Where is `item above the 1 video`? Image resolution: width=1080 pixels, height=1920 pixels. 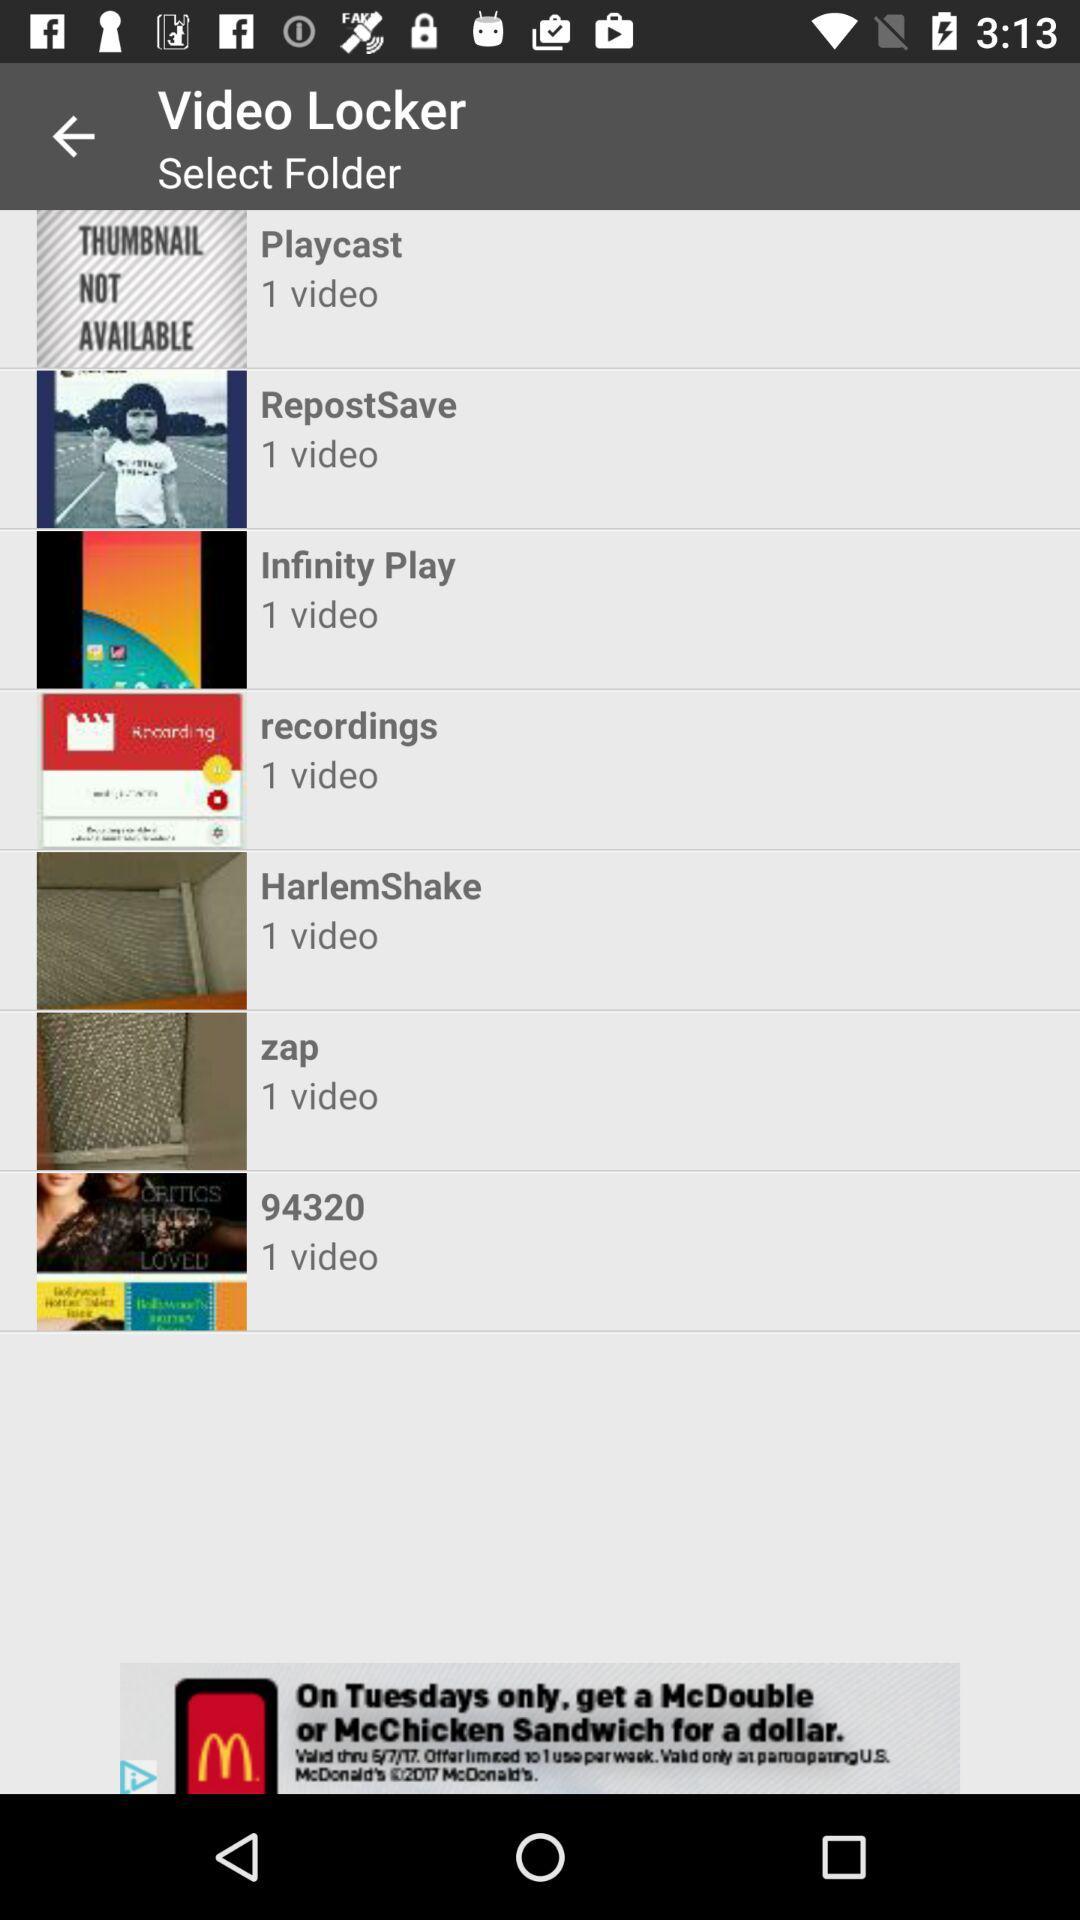 item above the 1 video is located at coordinates (521, 402).